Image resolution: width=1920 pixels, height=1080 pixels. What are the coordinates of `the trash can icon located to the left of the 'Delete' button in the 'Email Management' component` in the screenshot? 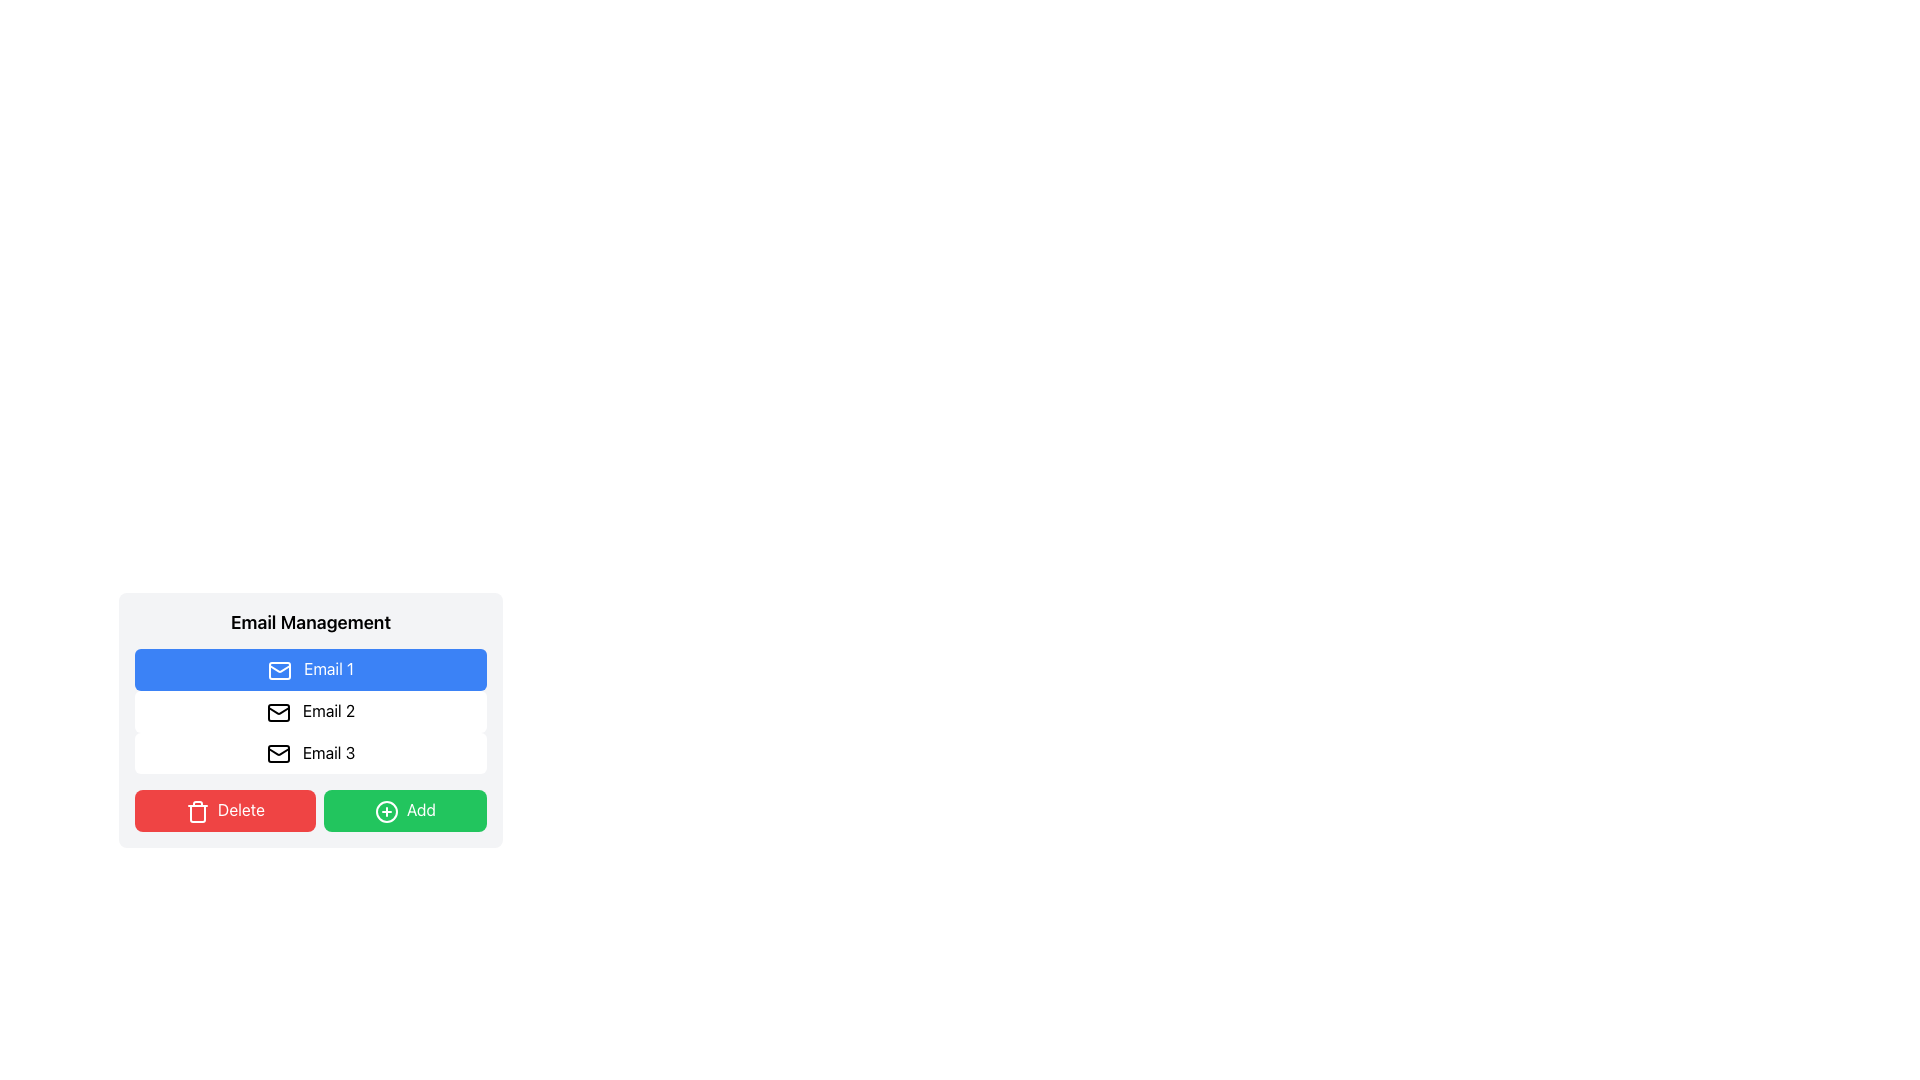 It's located at (197, 812).